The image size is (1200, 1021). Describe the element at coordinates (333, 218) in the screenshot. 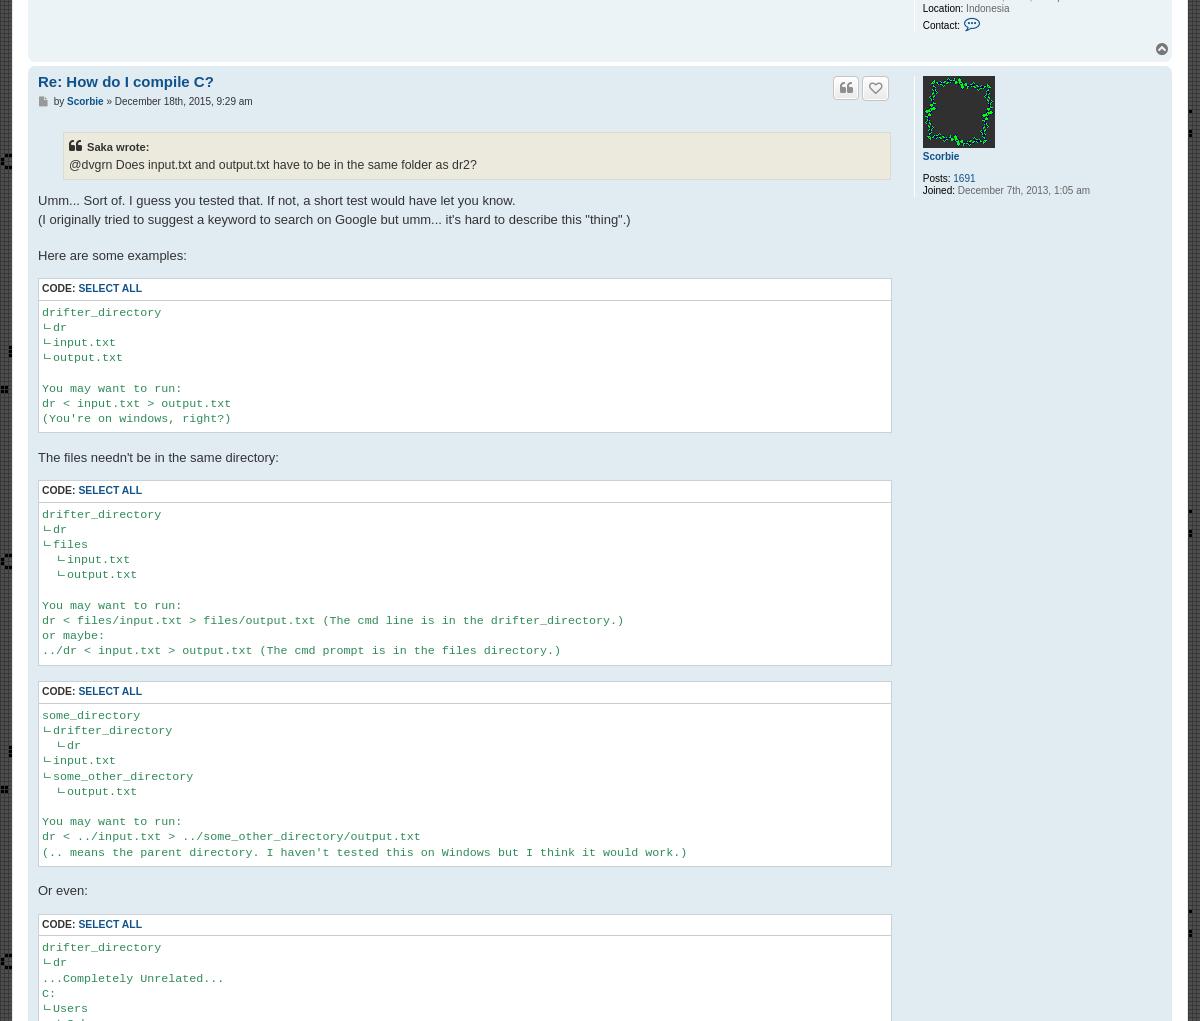

I see `'(I originally tried to suggest a keyword to search on Google but umm... it's hard to describe this "thing".)'` at that location.